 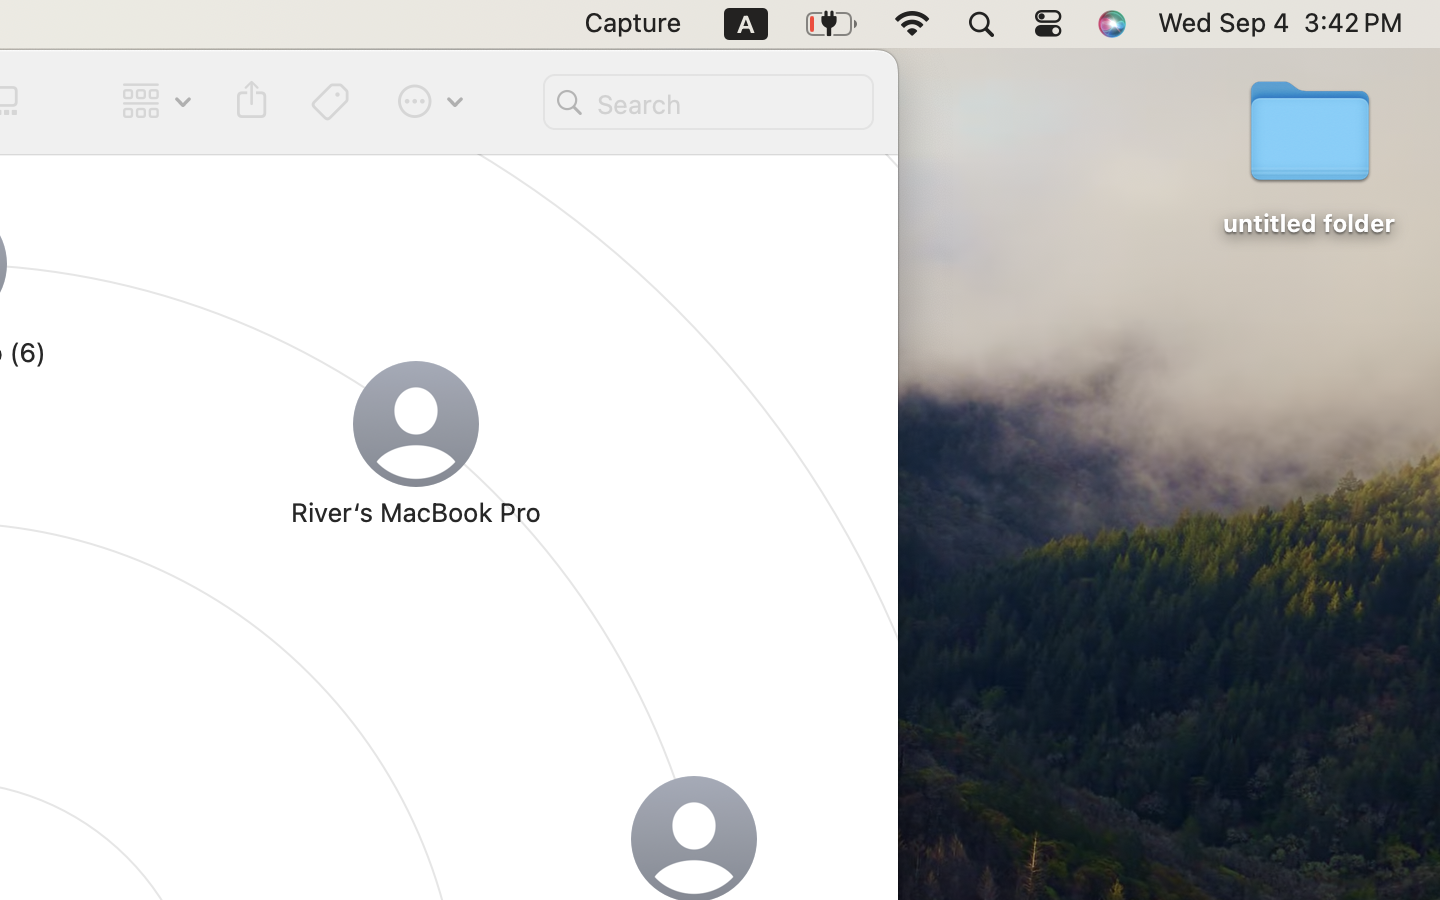 I want to click on 'River‘s MacBook Pro', so click(x=415, y=511).